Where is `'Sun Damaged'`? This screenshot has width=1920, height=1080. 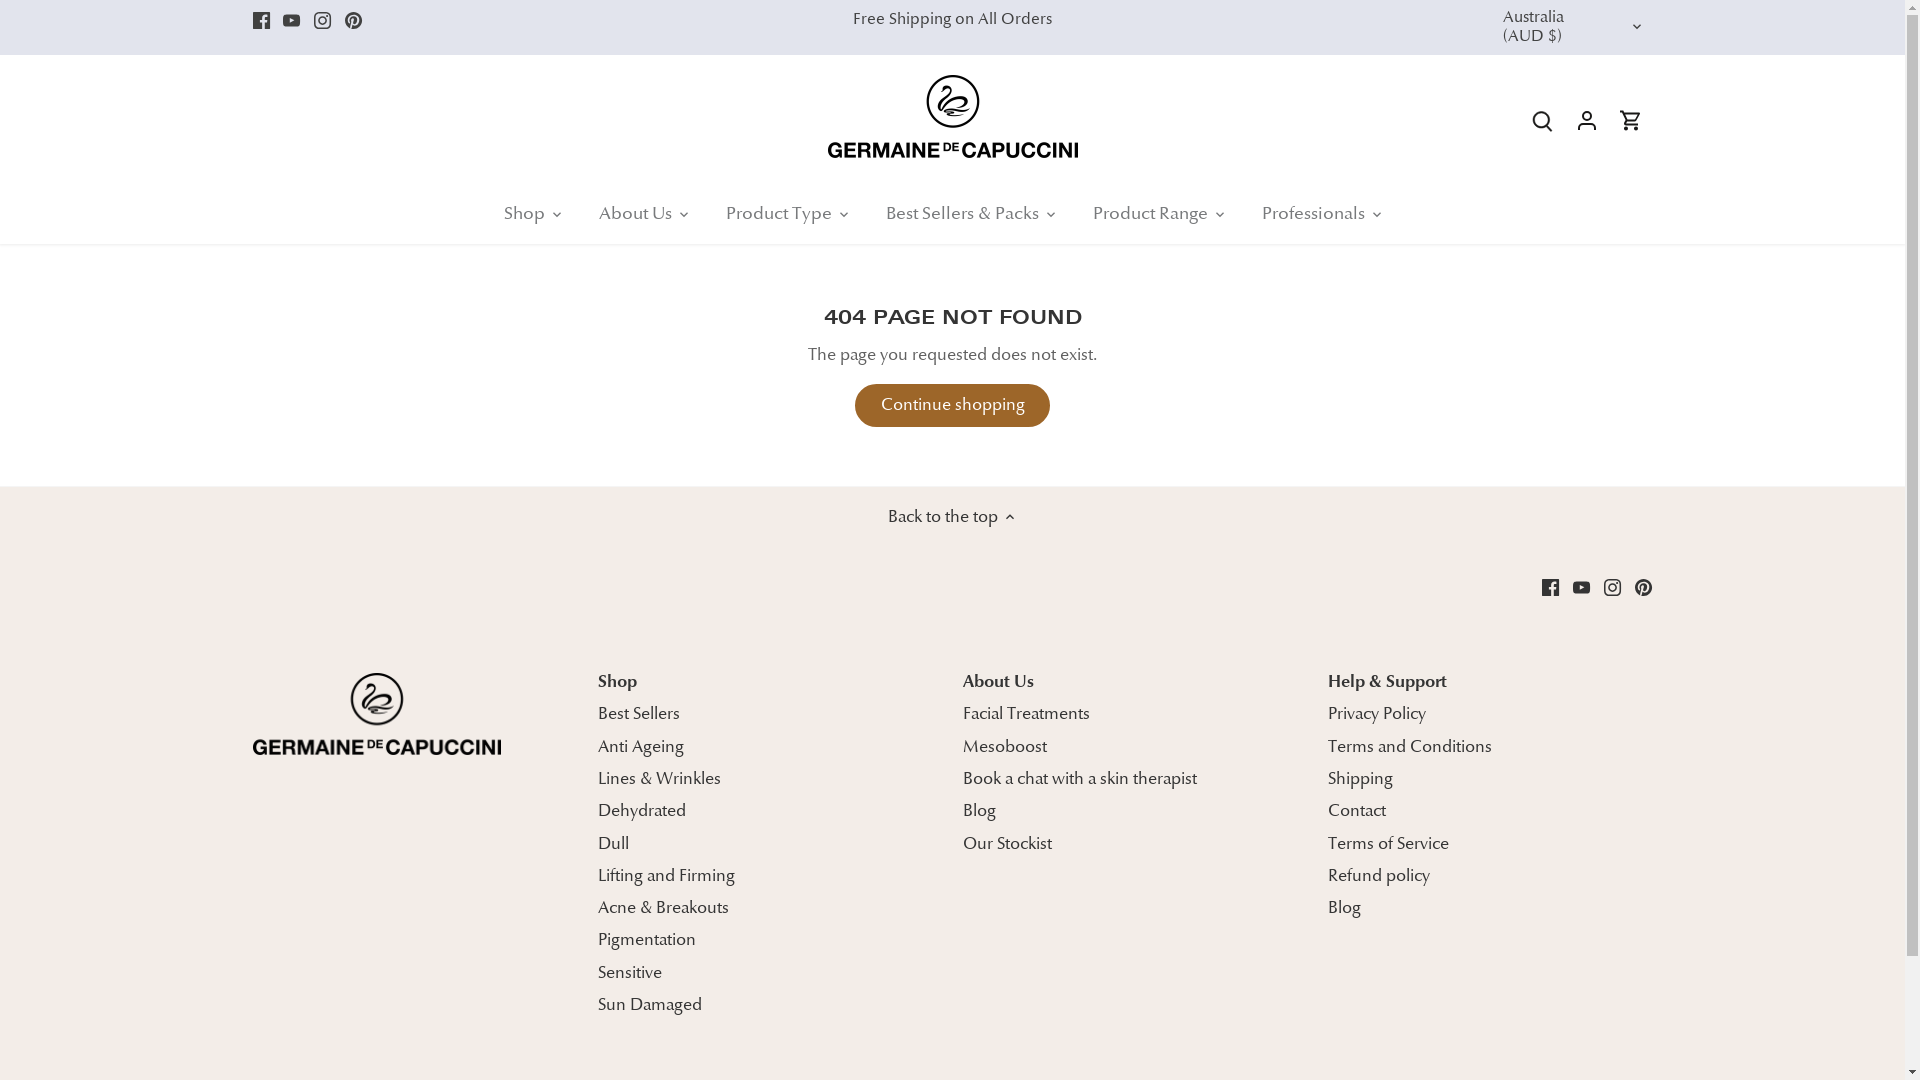
'Sun Damaged' is located at coordinates (649, 1005).